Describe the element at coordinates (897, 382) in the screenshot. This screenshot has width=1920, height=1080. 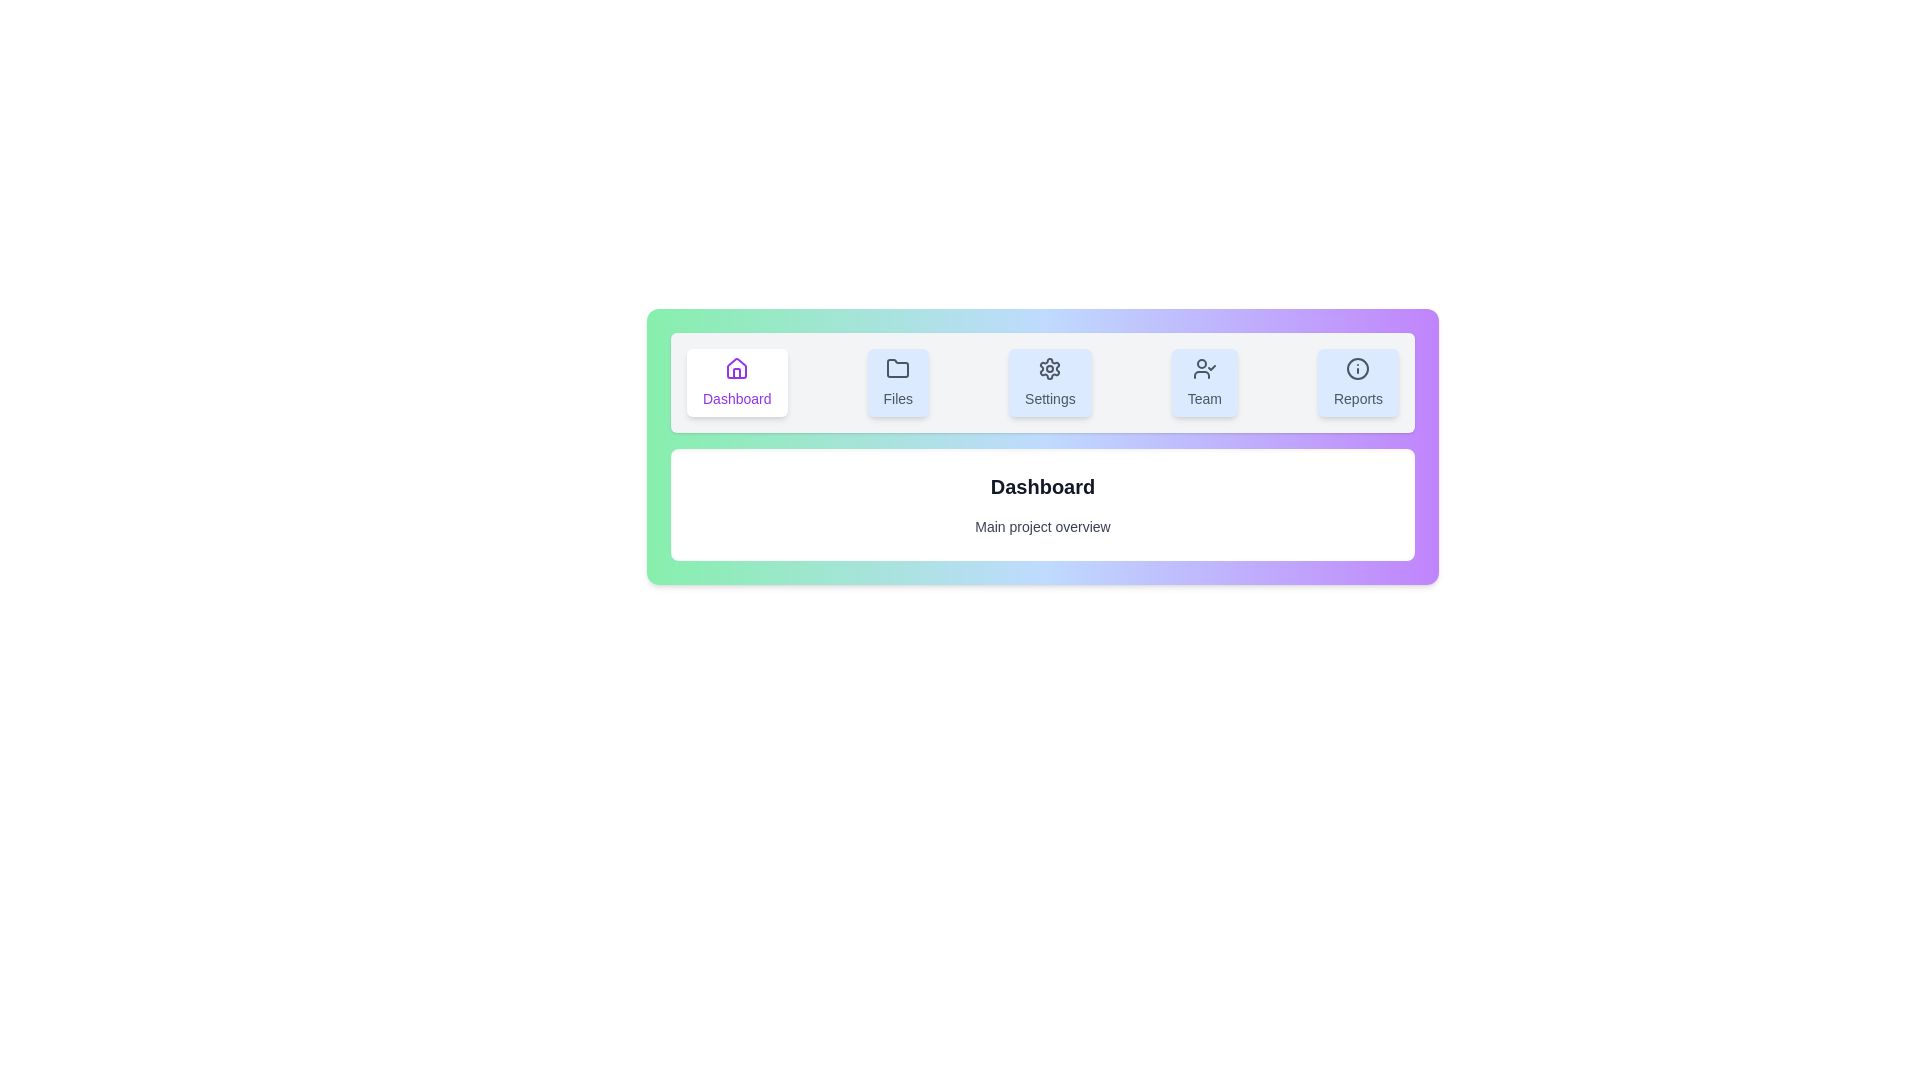
I see `the tab labeled Files by clicking on it` at that location.